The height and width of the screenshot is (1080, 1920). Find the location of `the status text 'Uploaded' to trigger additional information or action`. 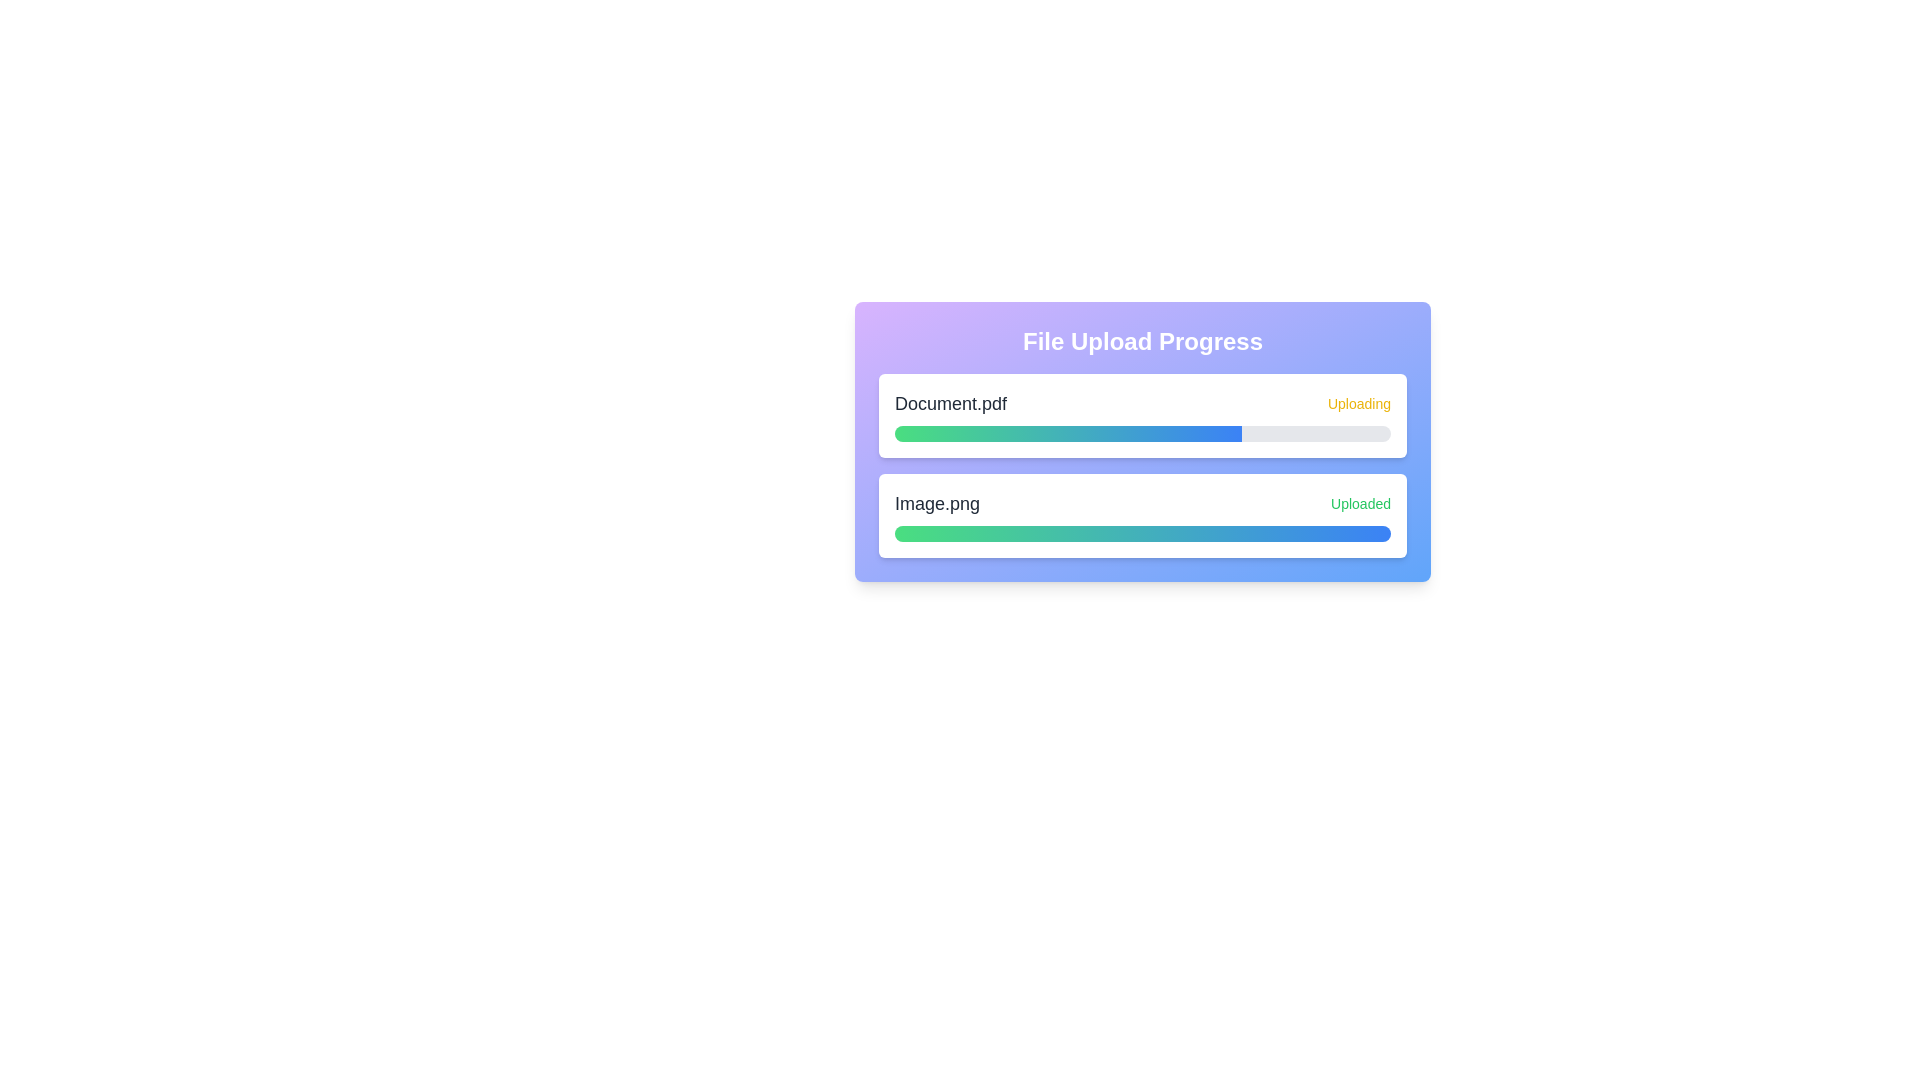

the status text 'Uploaded' to trigger additional information or action is located at coordinates (1360, 503).